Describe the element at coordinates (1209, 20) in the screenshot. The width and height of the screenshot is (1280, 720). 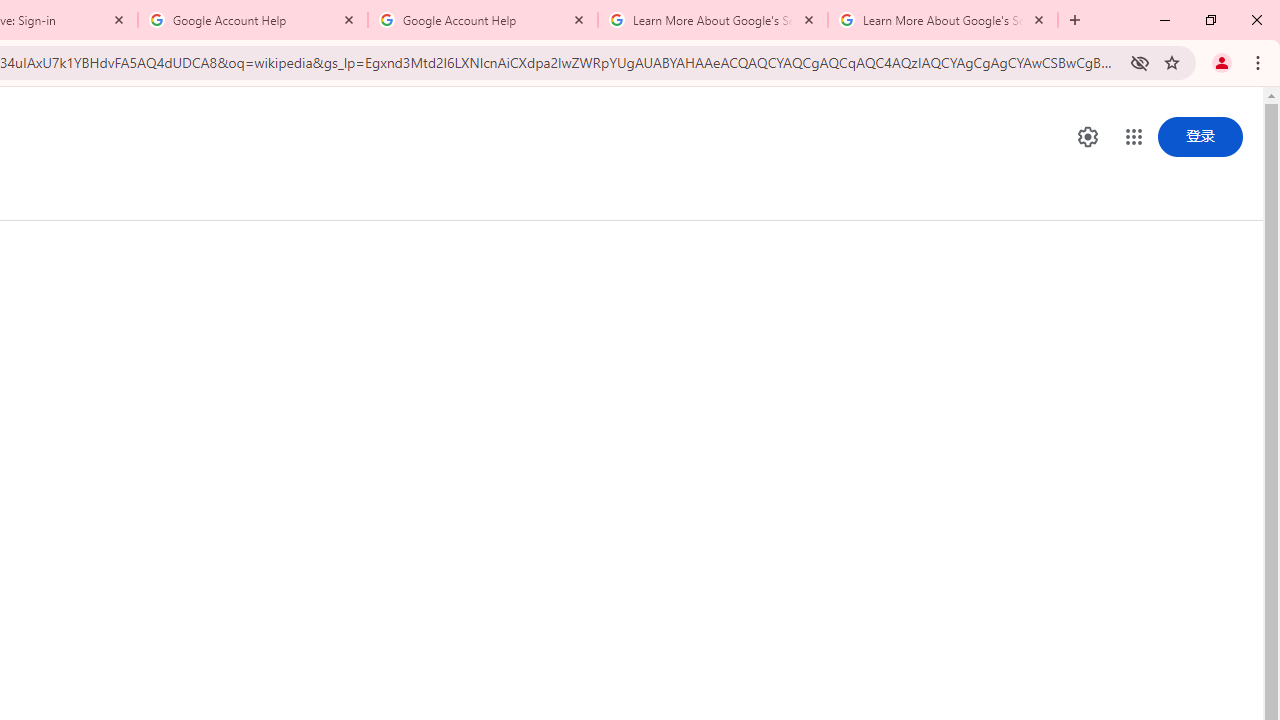
I see `'Restore'` at that location.